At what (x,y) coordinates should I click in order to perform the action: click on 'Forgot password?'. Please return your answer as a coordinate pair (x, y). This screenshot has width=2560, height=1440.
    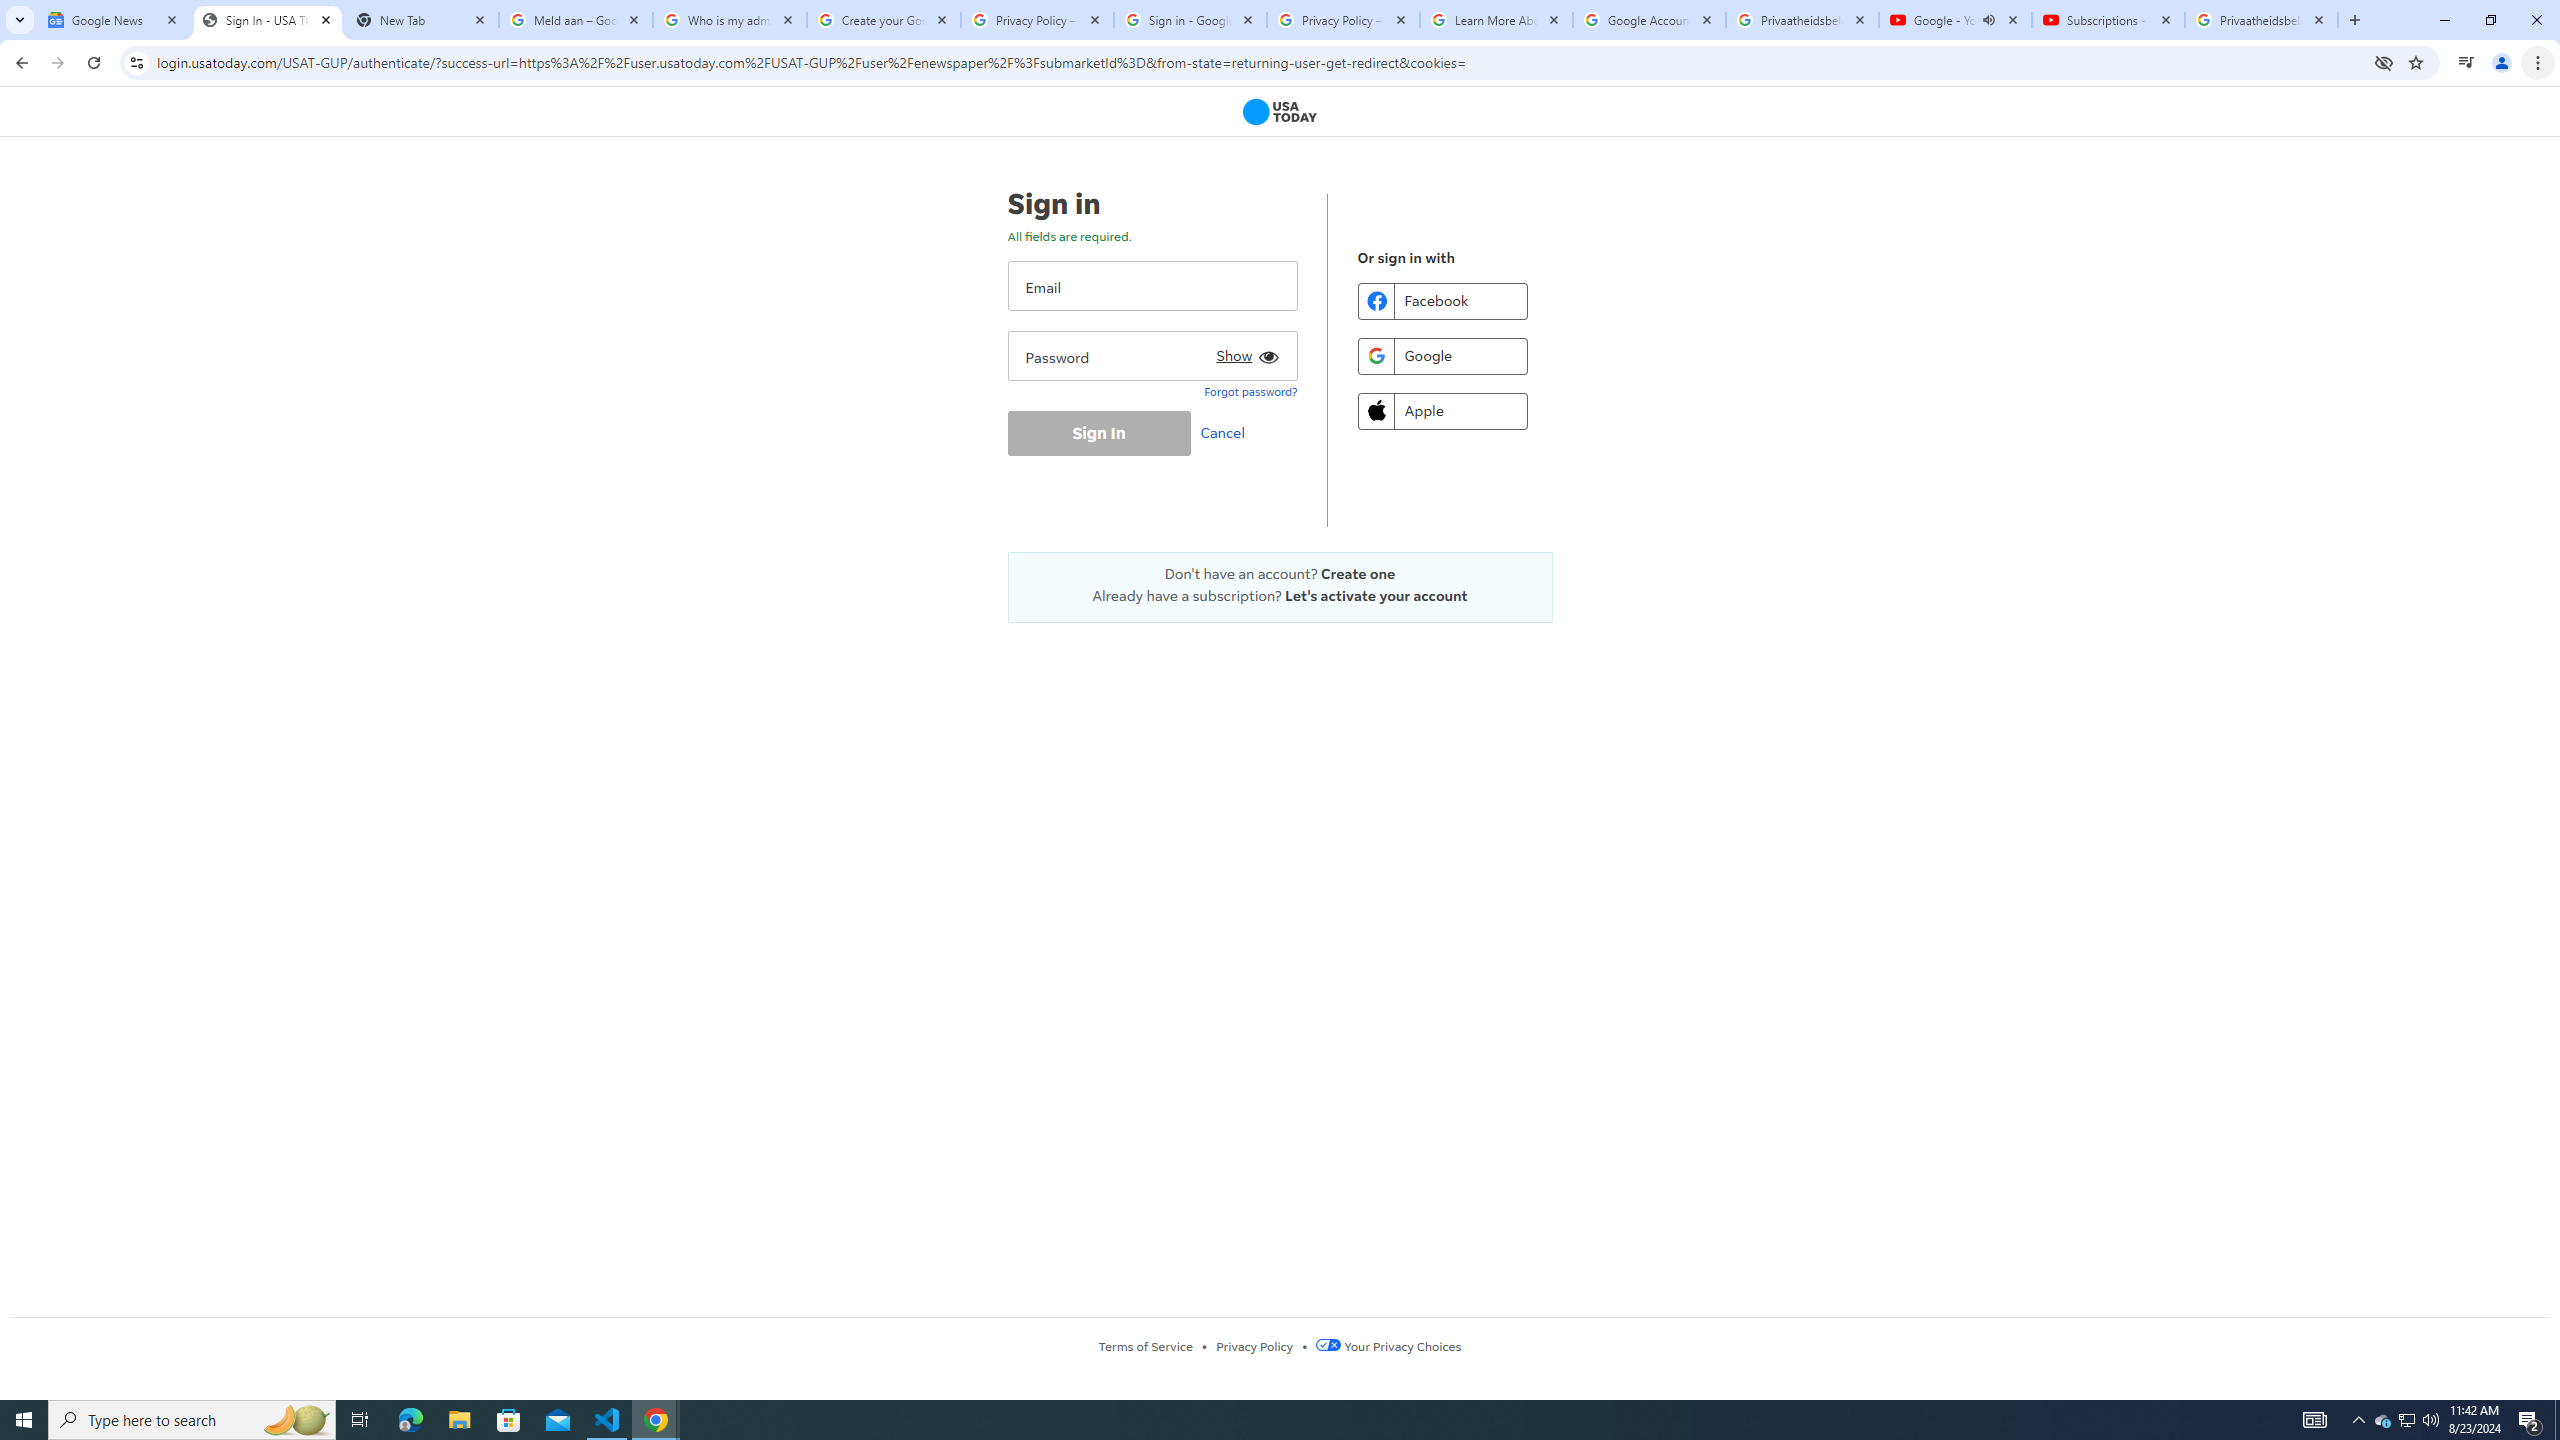
    Looking at the image, I should click on (1250, 390).